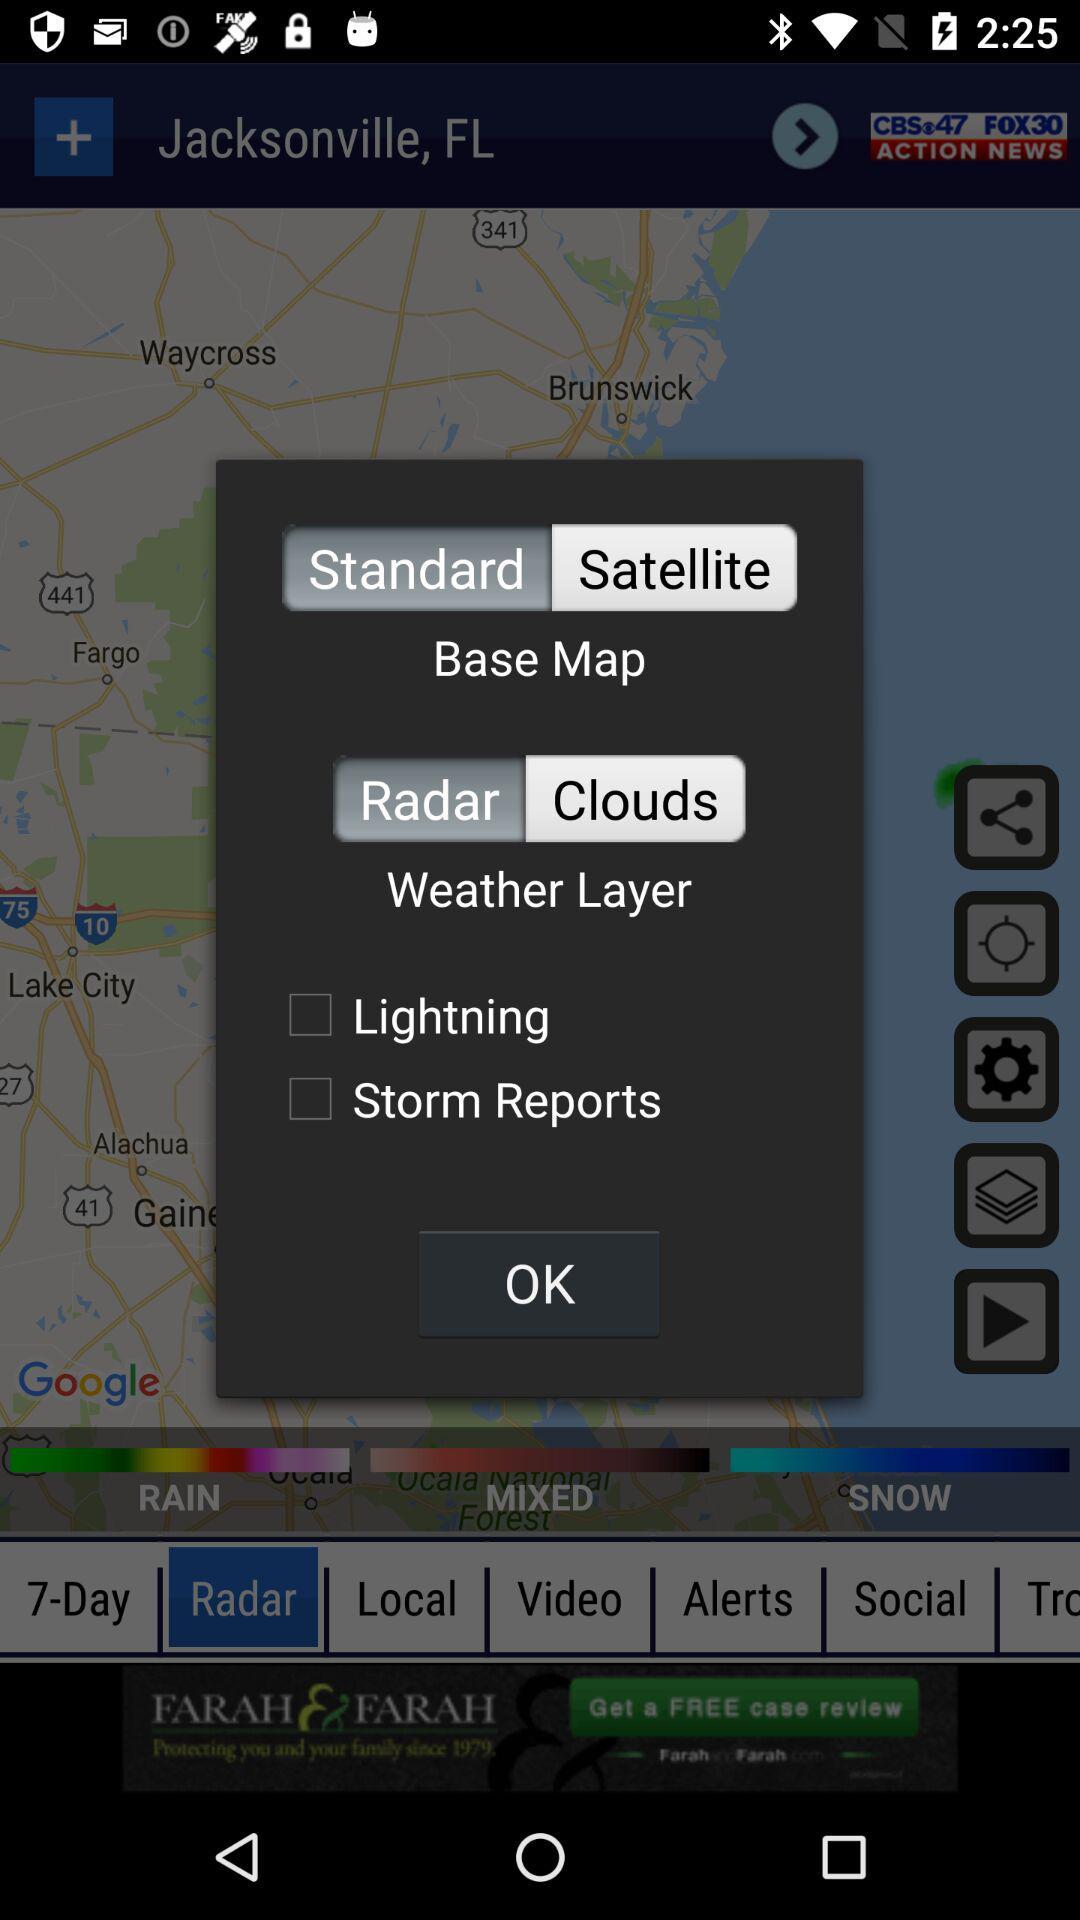 The image size is (1080, 1920). Describe the element at coordinates (465, 1097) in the screenshot. I see `the icon below the lightning` at that location.